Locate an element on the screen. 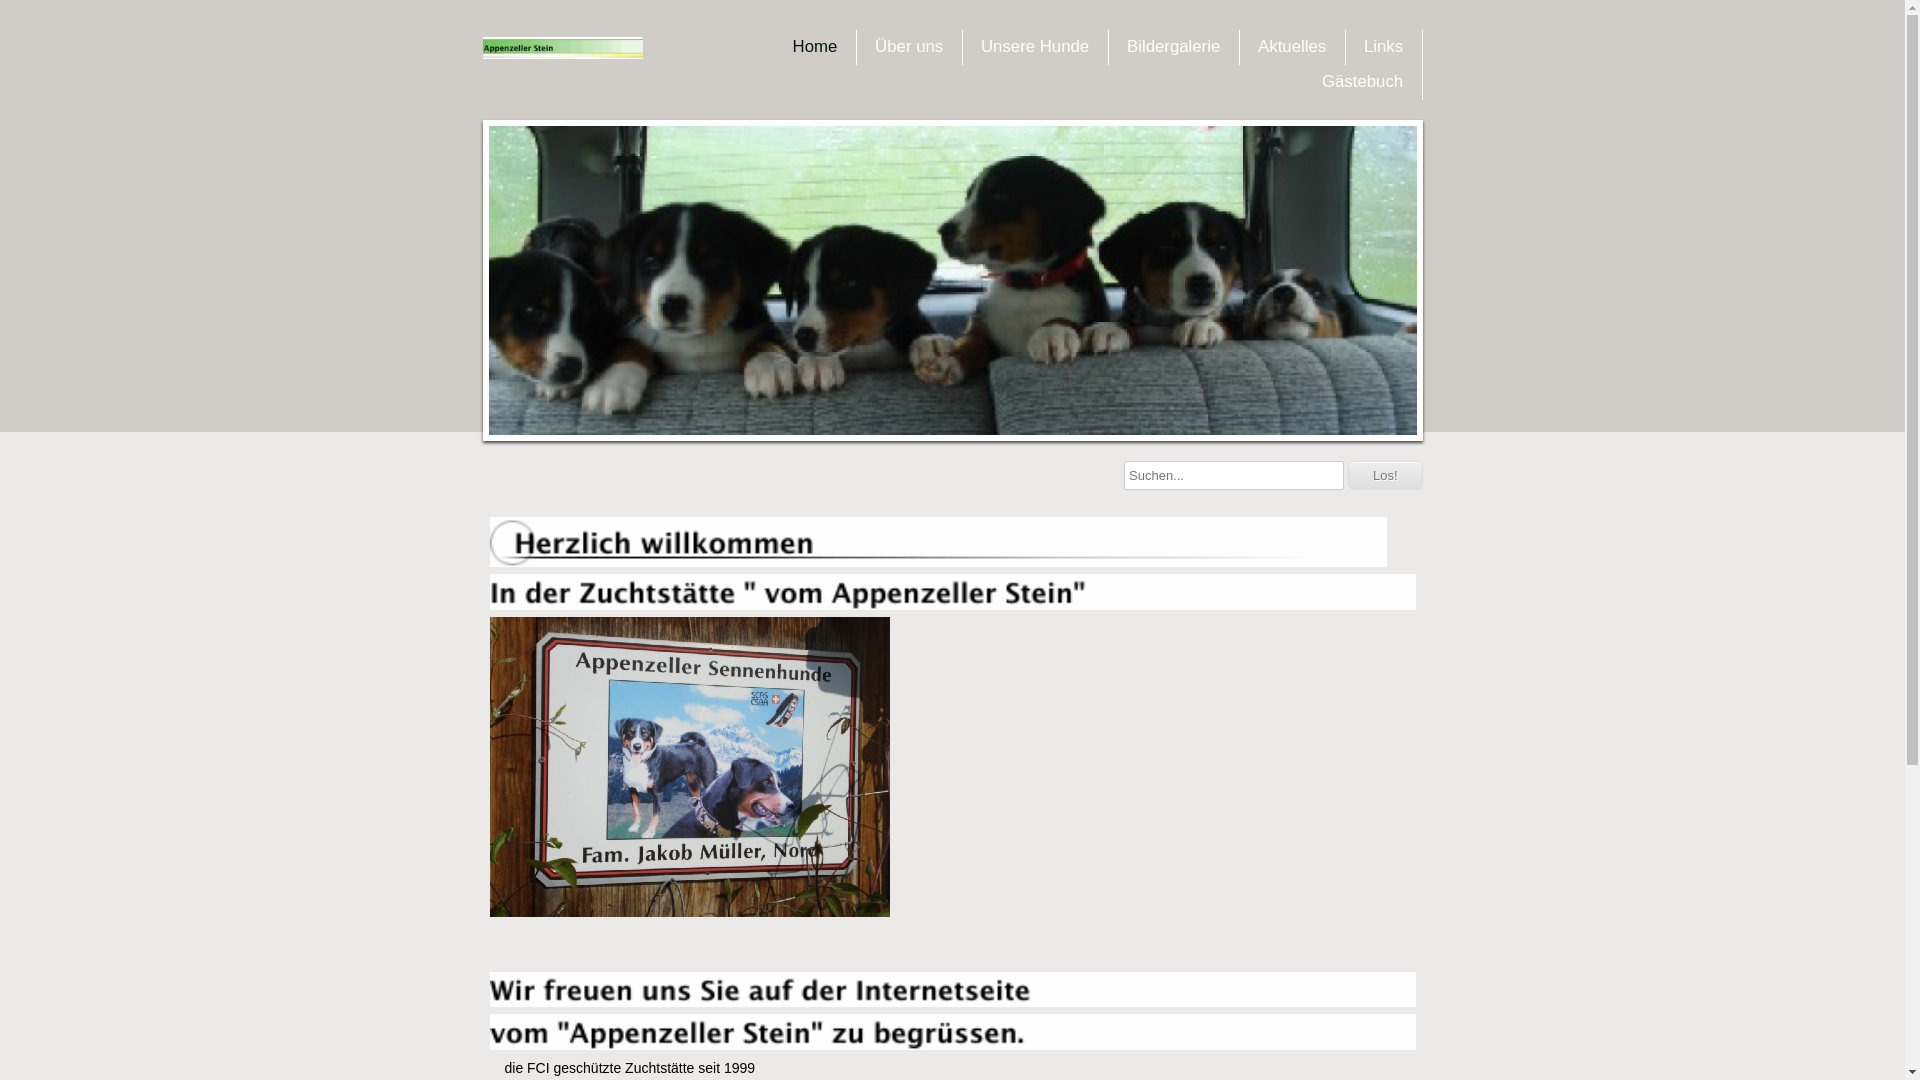 This screenshot has width=1920, height=1080. 'Unsere Hunde' is located at coordinates (1035, 45).